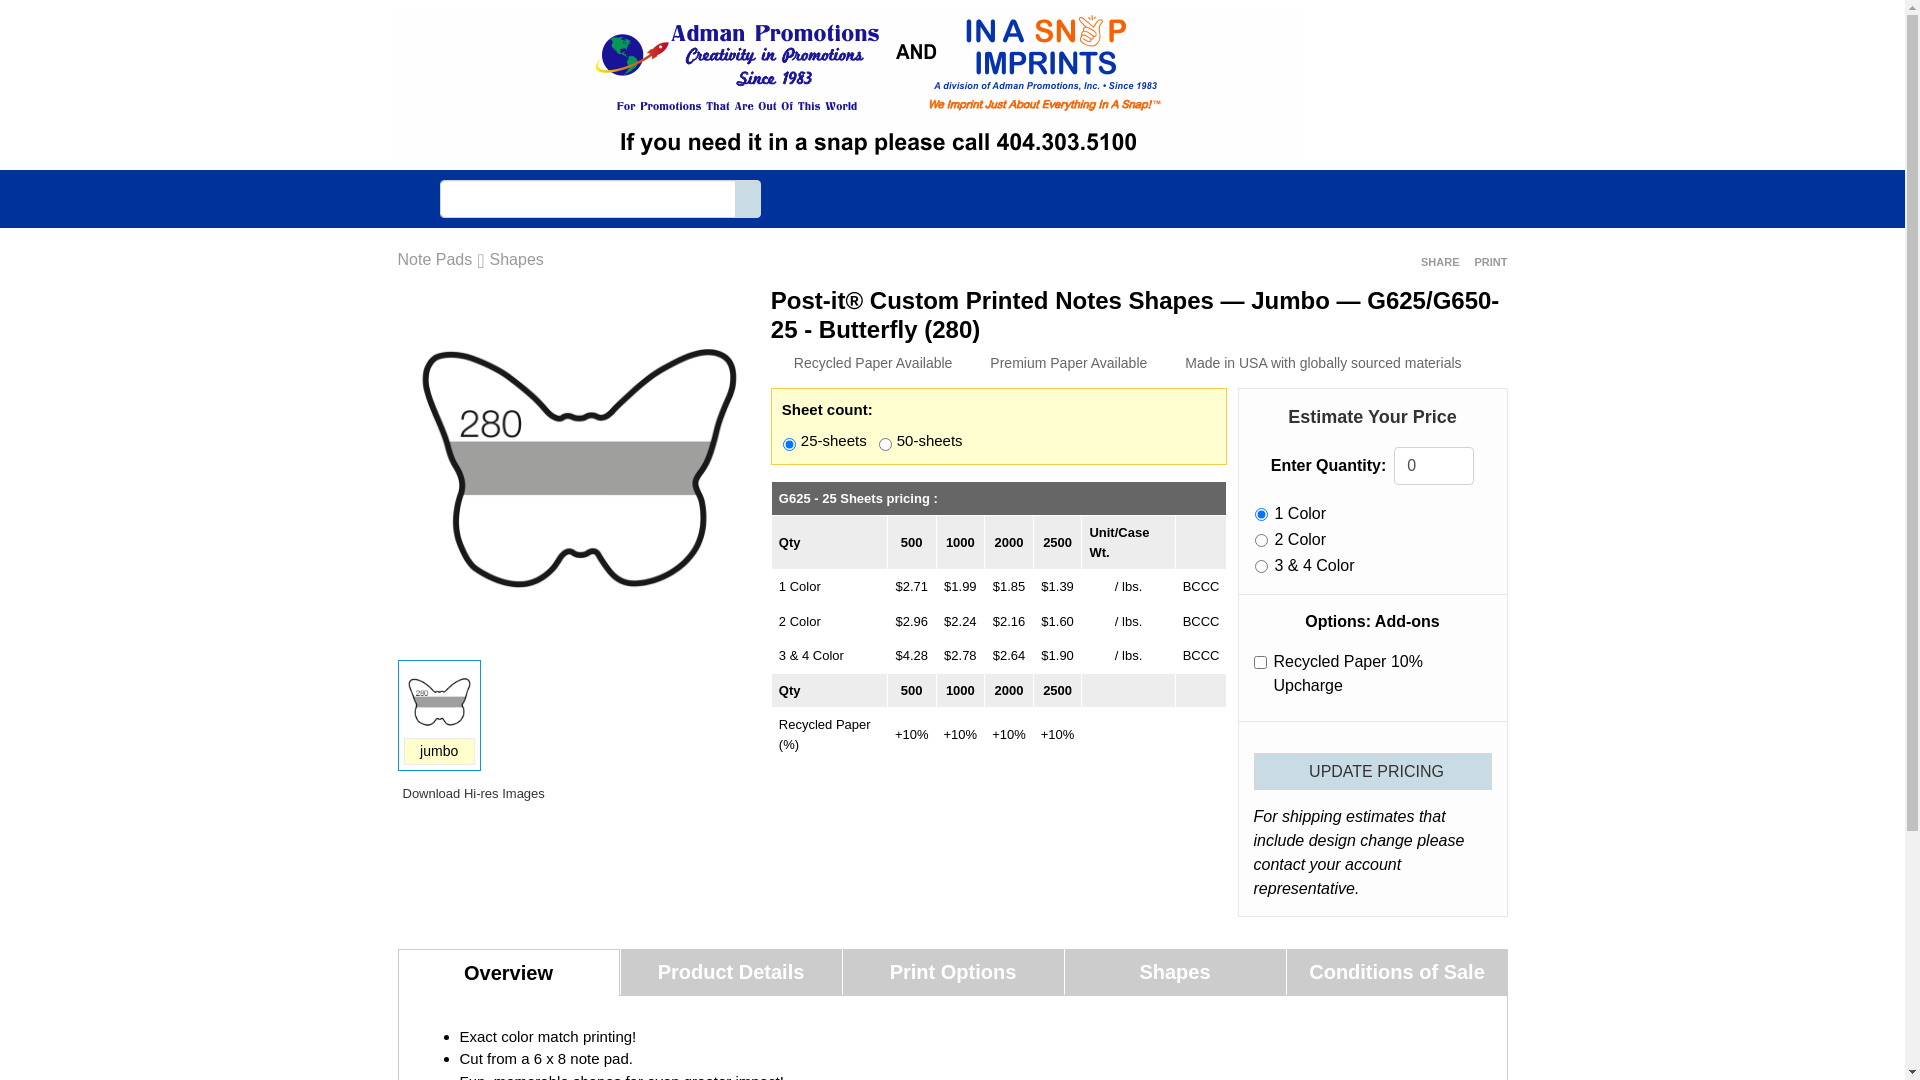 This screenshot has width=1920, height=1080. Describe the element at coordinates (951, 971) in the screenshot. I see `'Print Options'` at that location.